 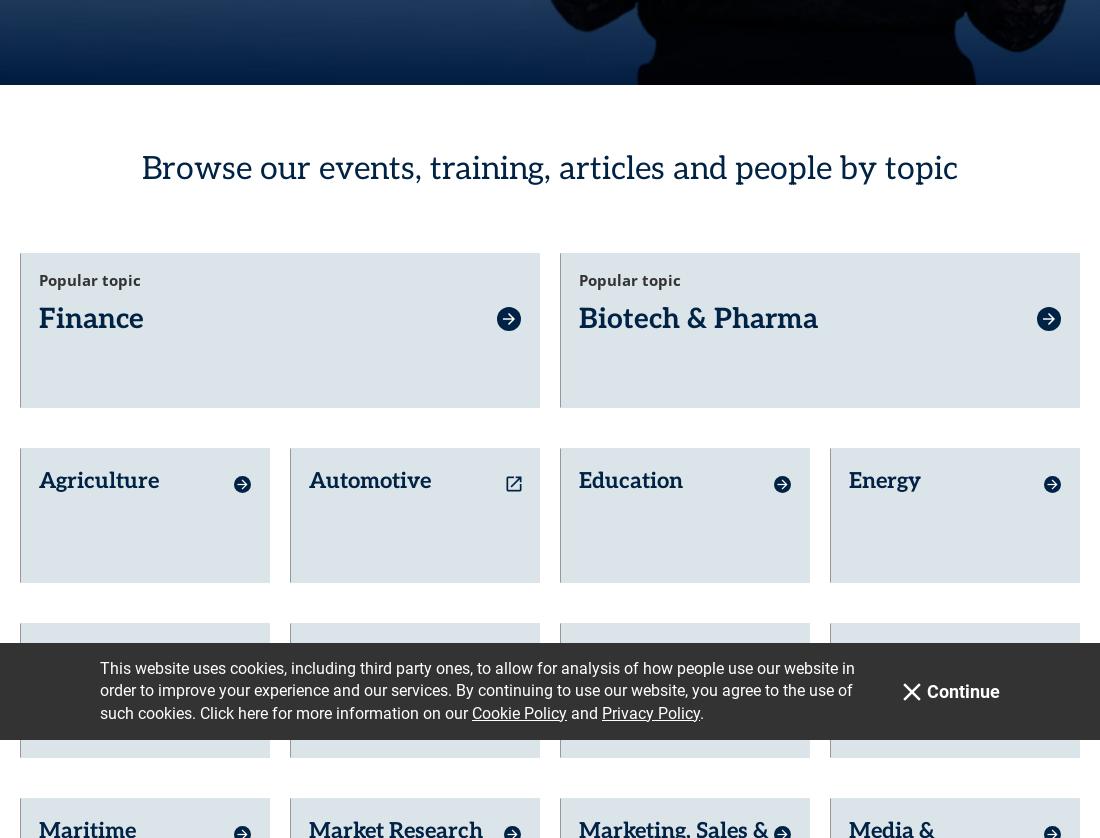 What do you see at coordinates (847, 249) in the screenshot?
I see `'Energy'` at bounding box center [847, 249].